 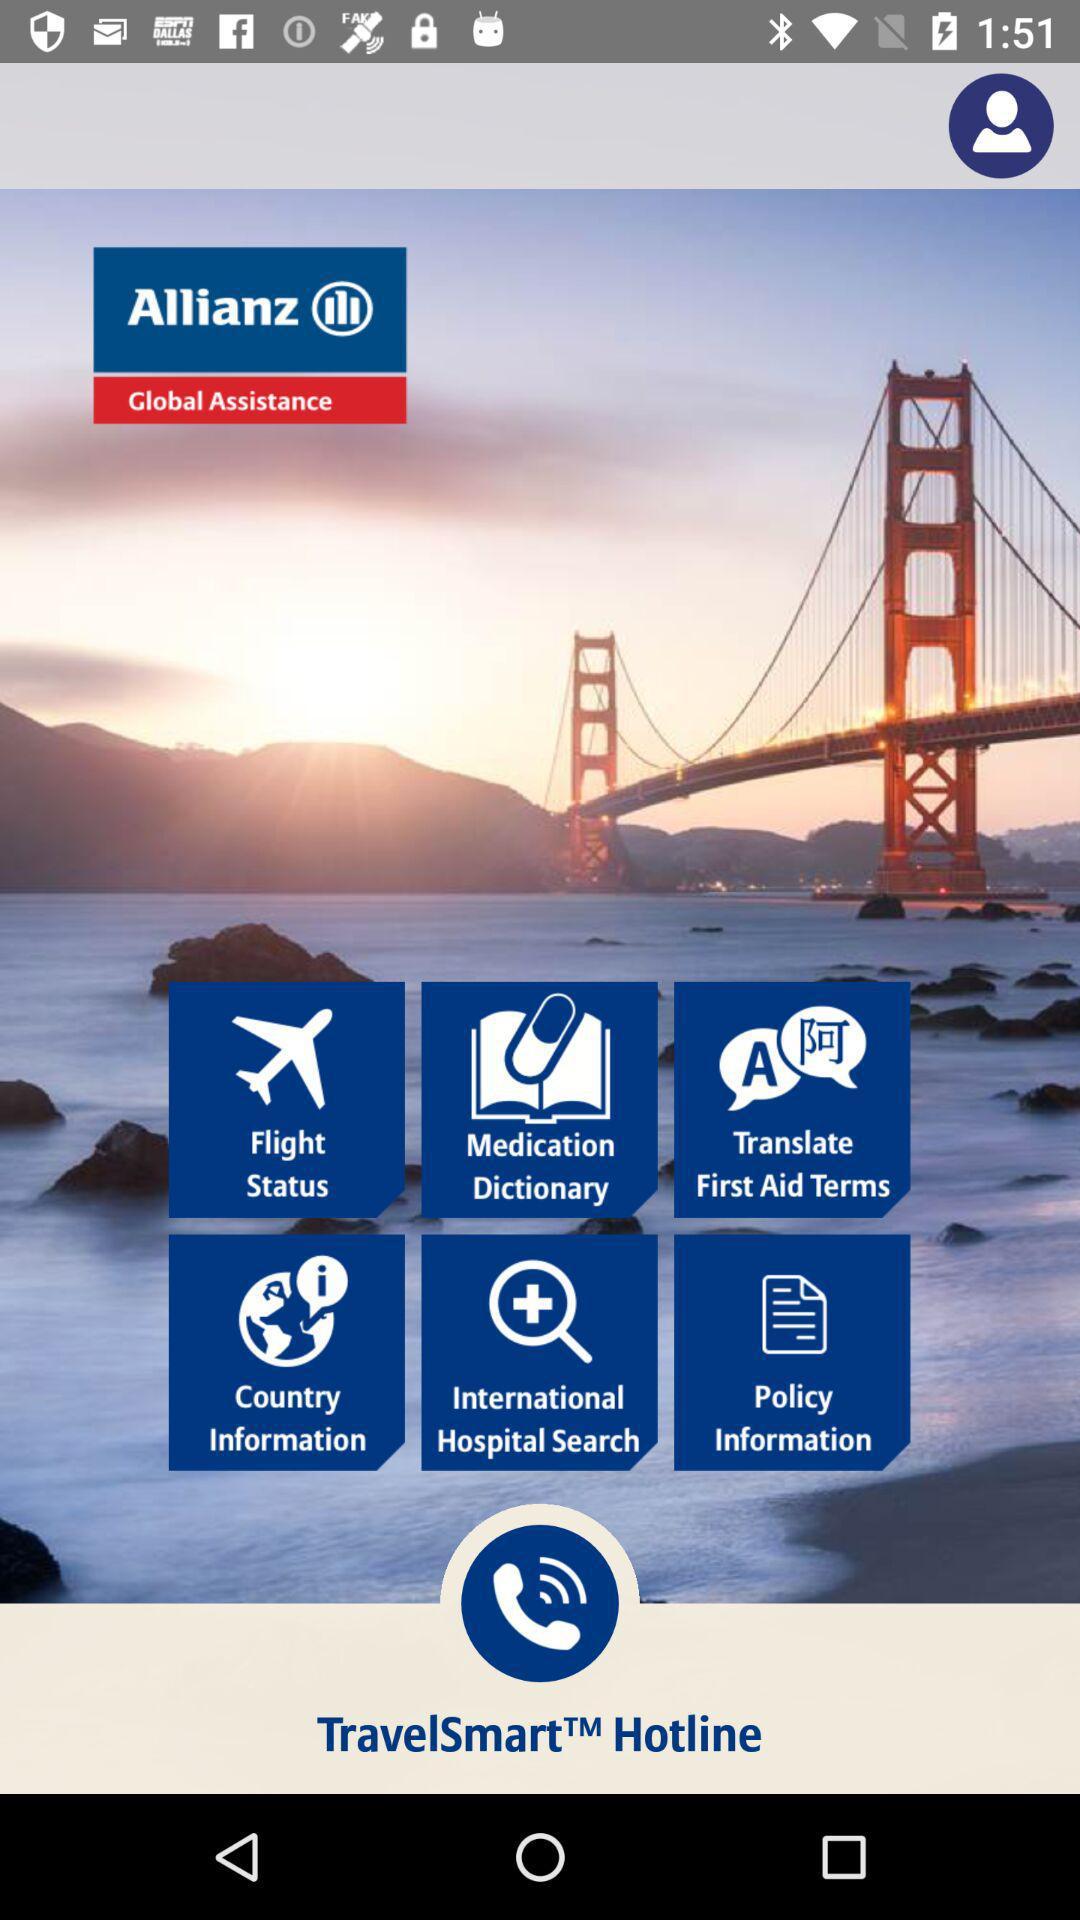 What do you see at coordinates (791, 1352) in the screenshot?
I see `policy information icon` at bounding box center [791, 1352].